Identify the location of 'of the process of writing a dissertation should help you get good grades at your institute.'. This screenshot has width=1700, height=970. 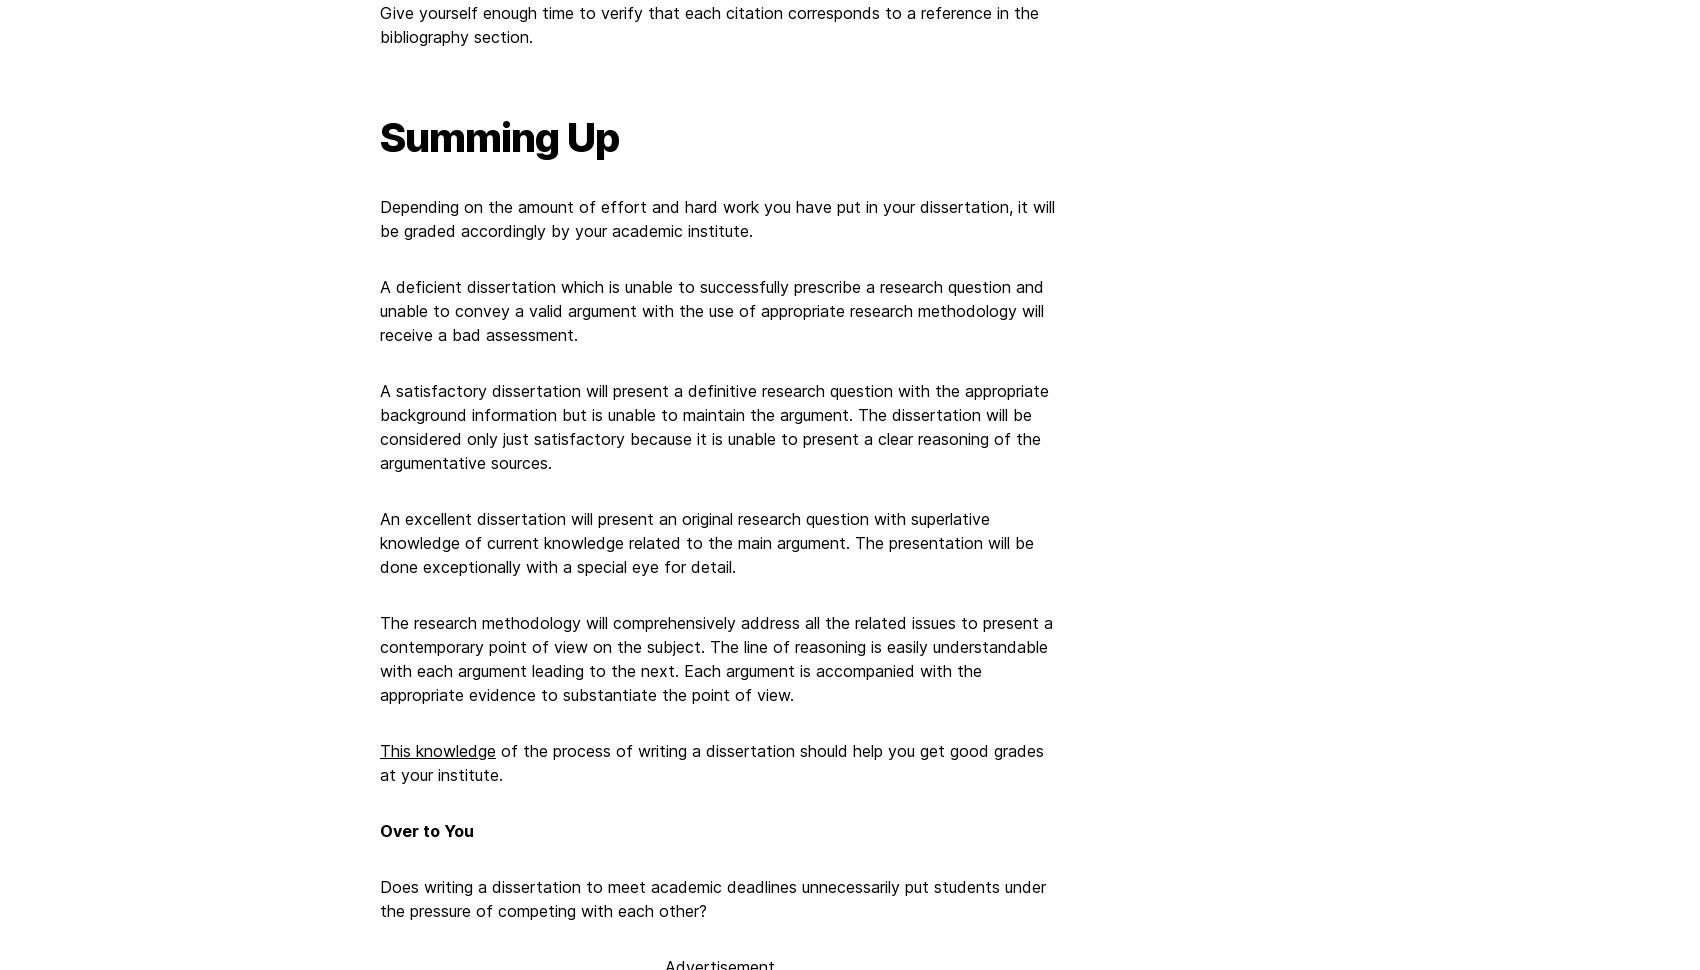
(711, 761).